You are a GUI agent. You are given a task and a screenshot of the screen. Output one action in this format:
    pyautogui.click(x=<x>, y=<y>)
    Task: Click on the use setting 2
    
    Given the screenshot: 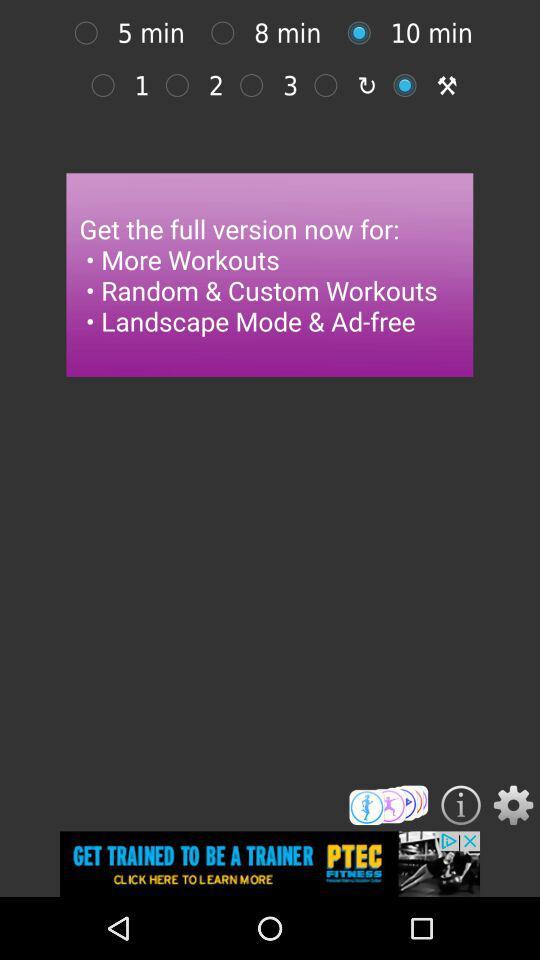 What is the action you would take?
    pyautogui.click(x=182, y=85)
    